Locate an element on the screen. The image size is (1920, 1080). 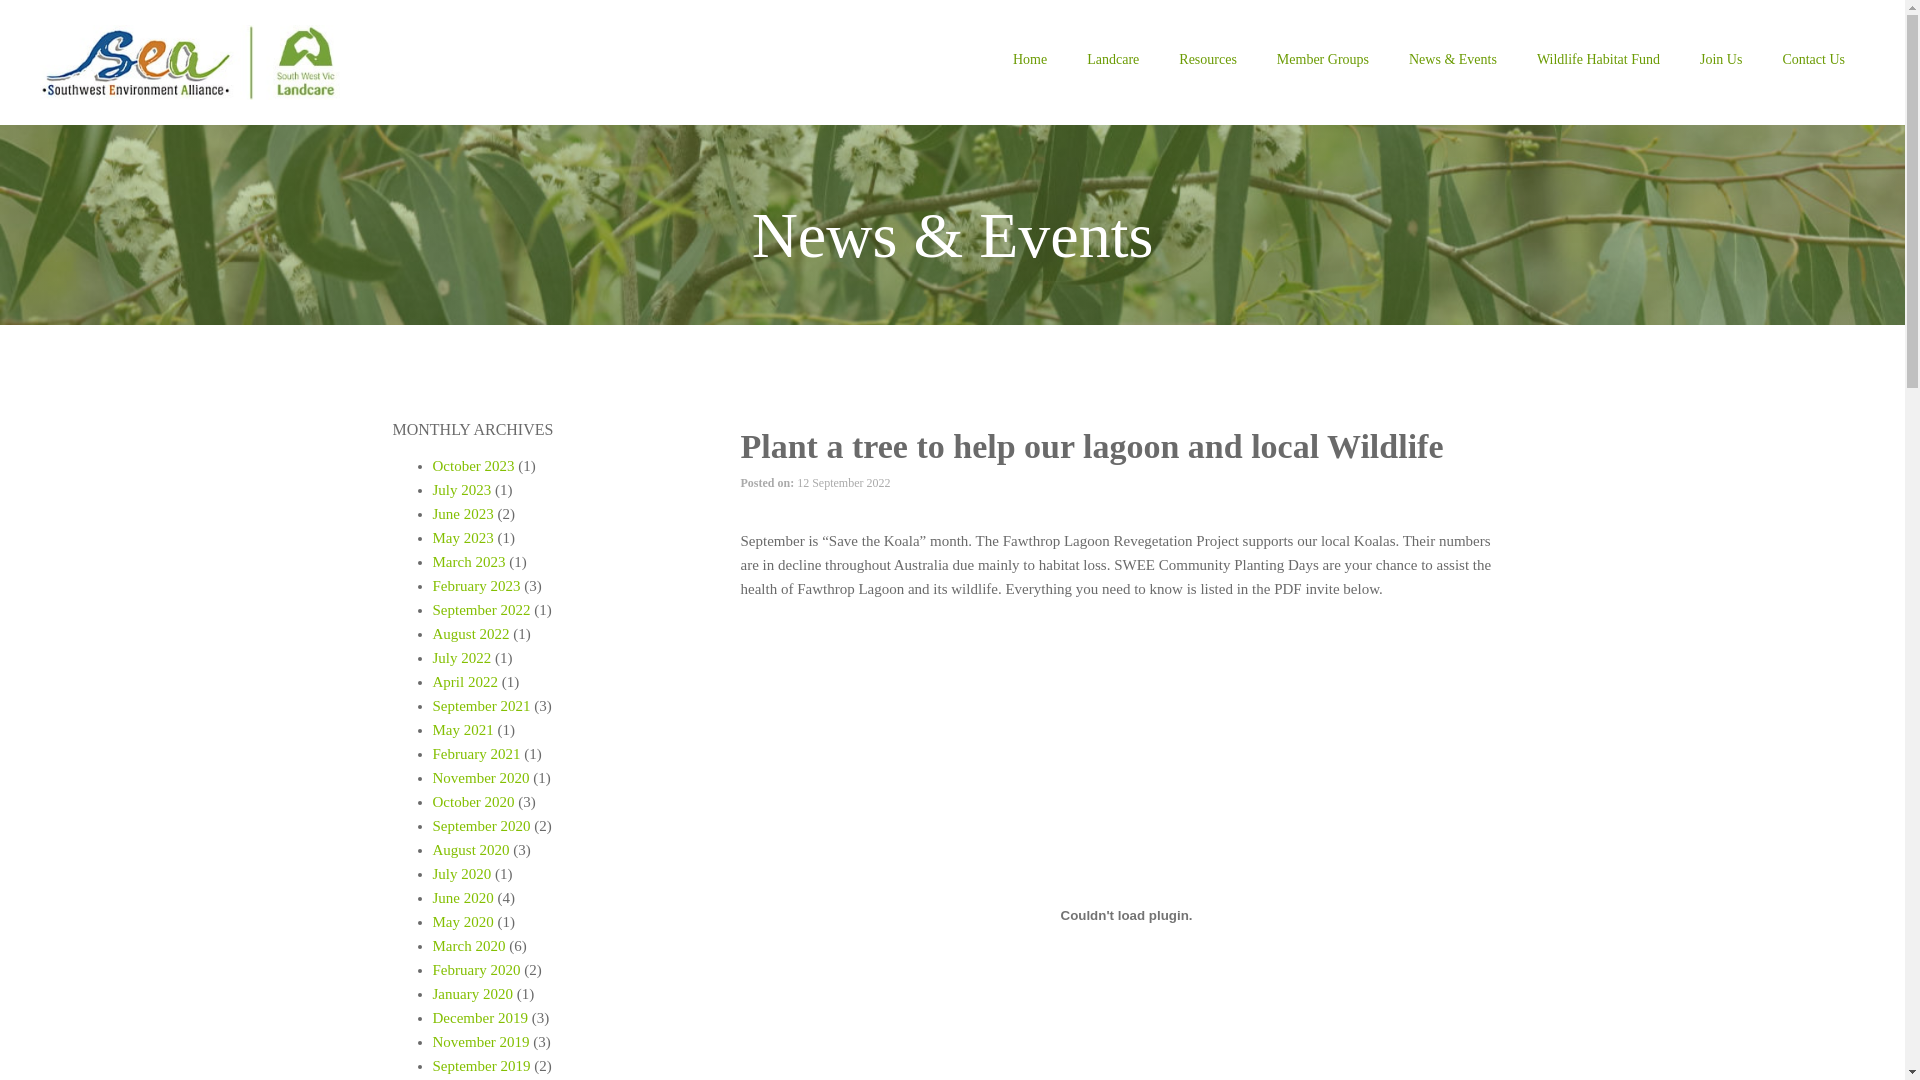
'November 2020' is located at coordinates (480, 777).